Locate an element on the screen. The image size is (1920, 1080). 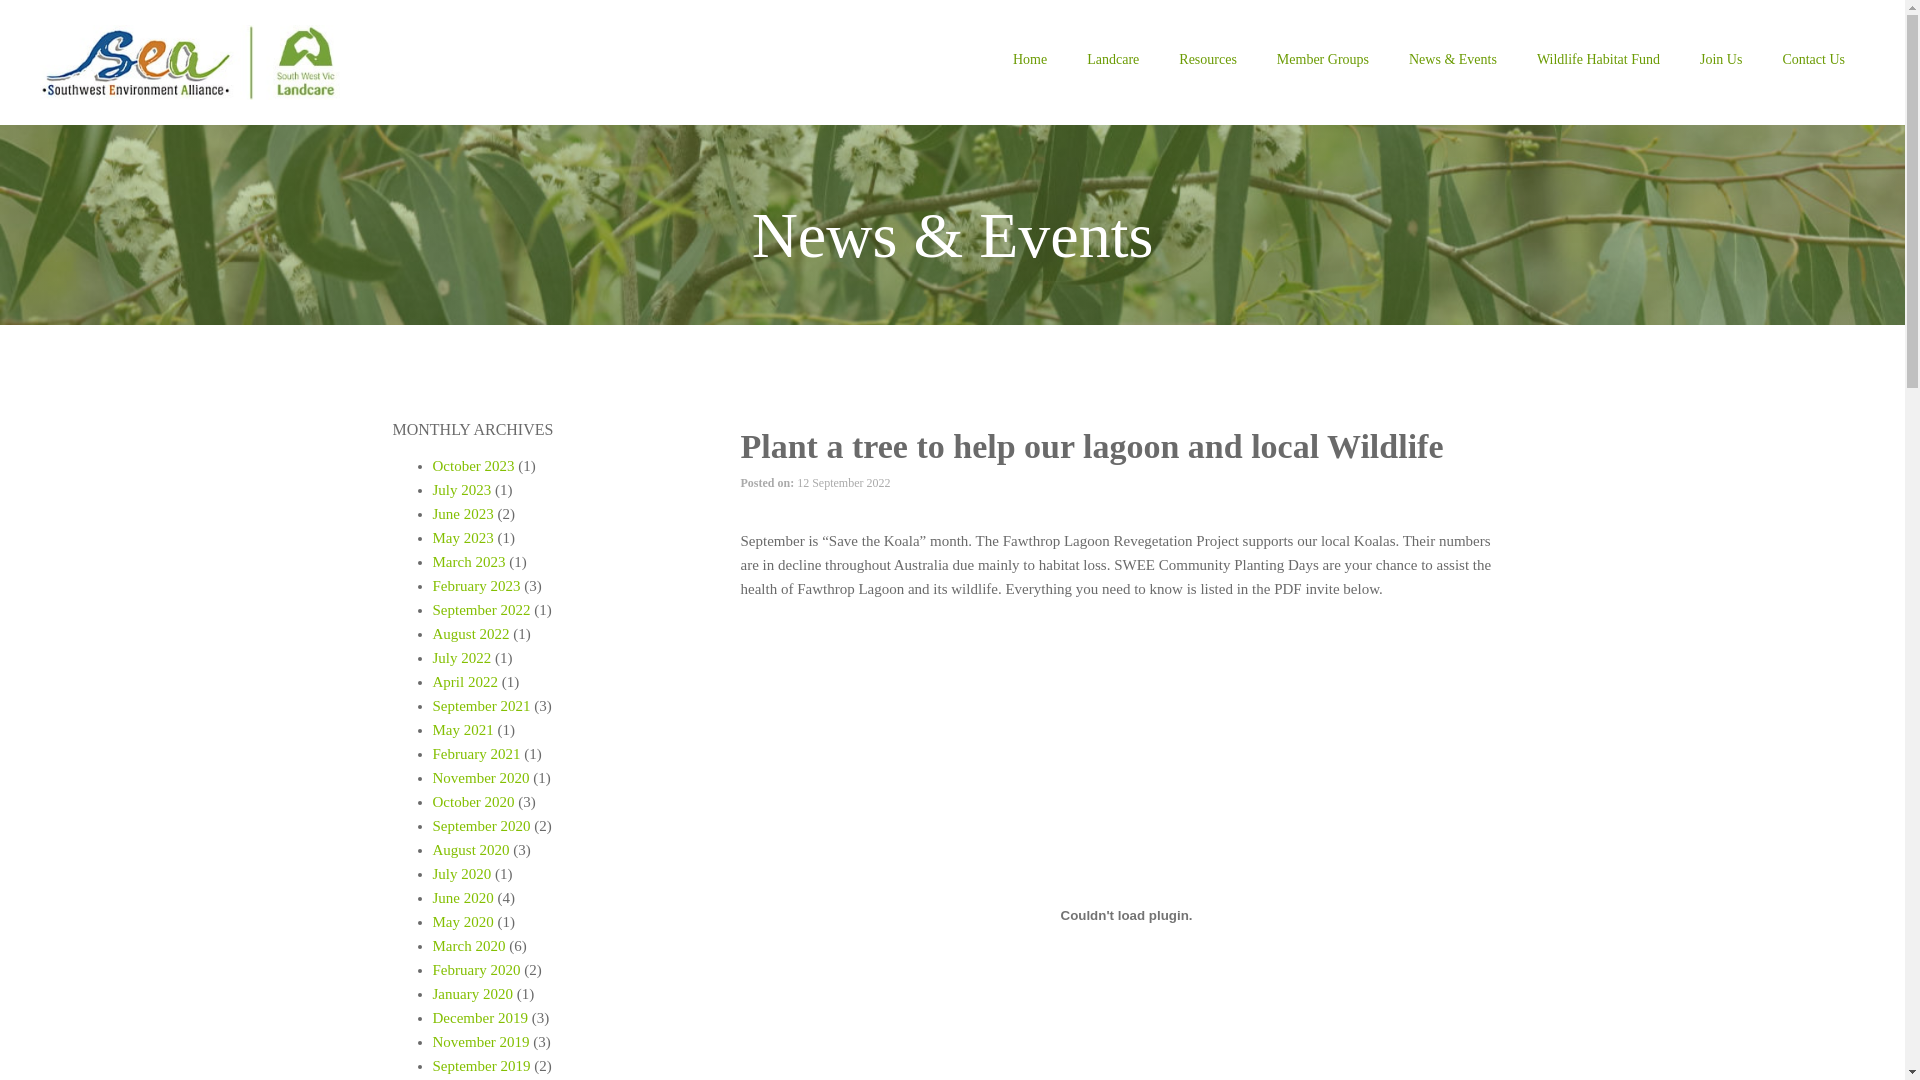
'November 2020' is located at coordinates (480, 777).